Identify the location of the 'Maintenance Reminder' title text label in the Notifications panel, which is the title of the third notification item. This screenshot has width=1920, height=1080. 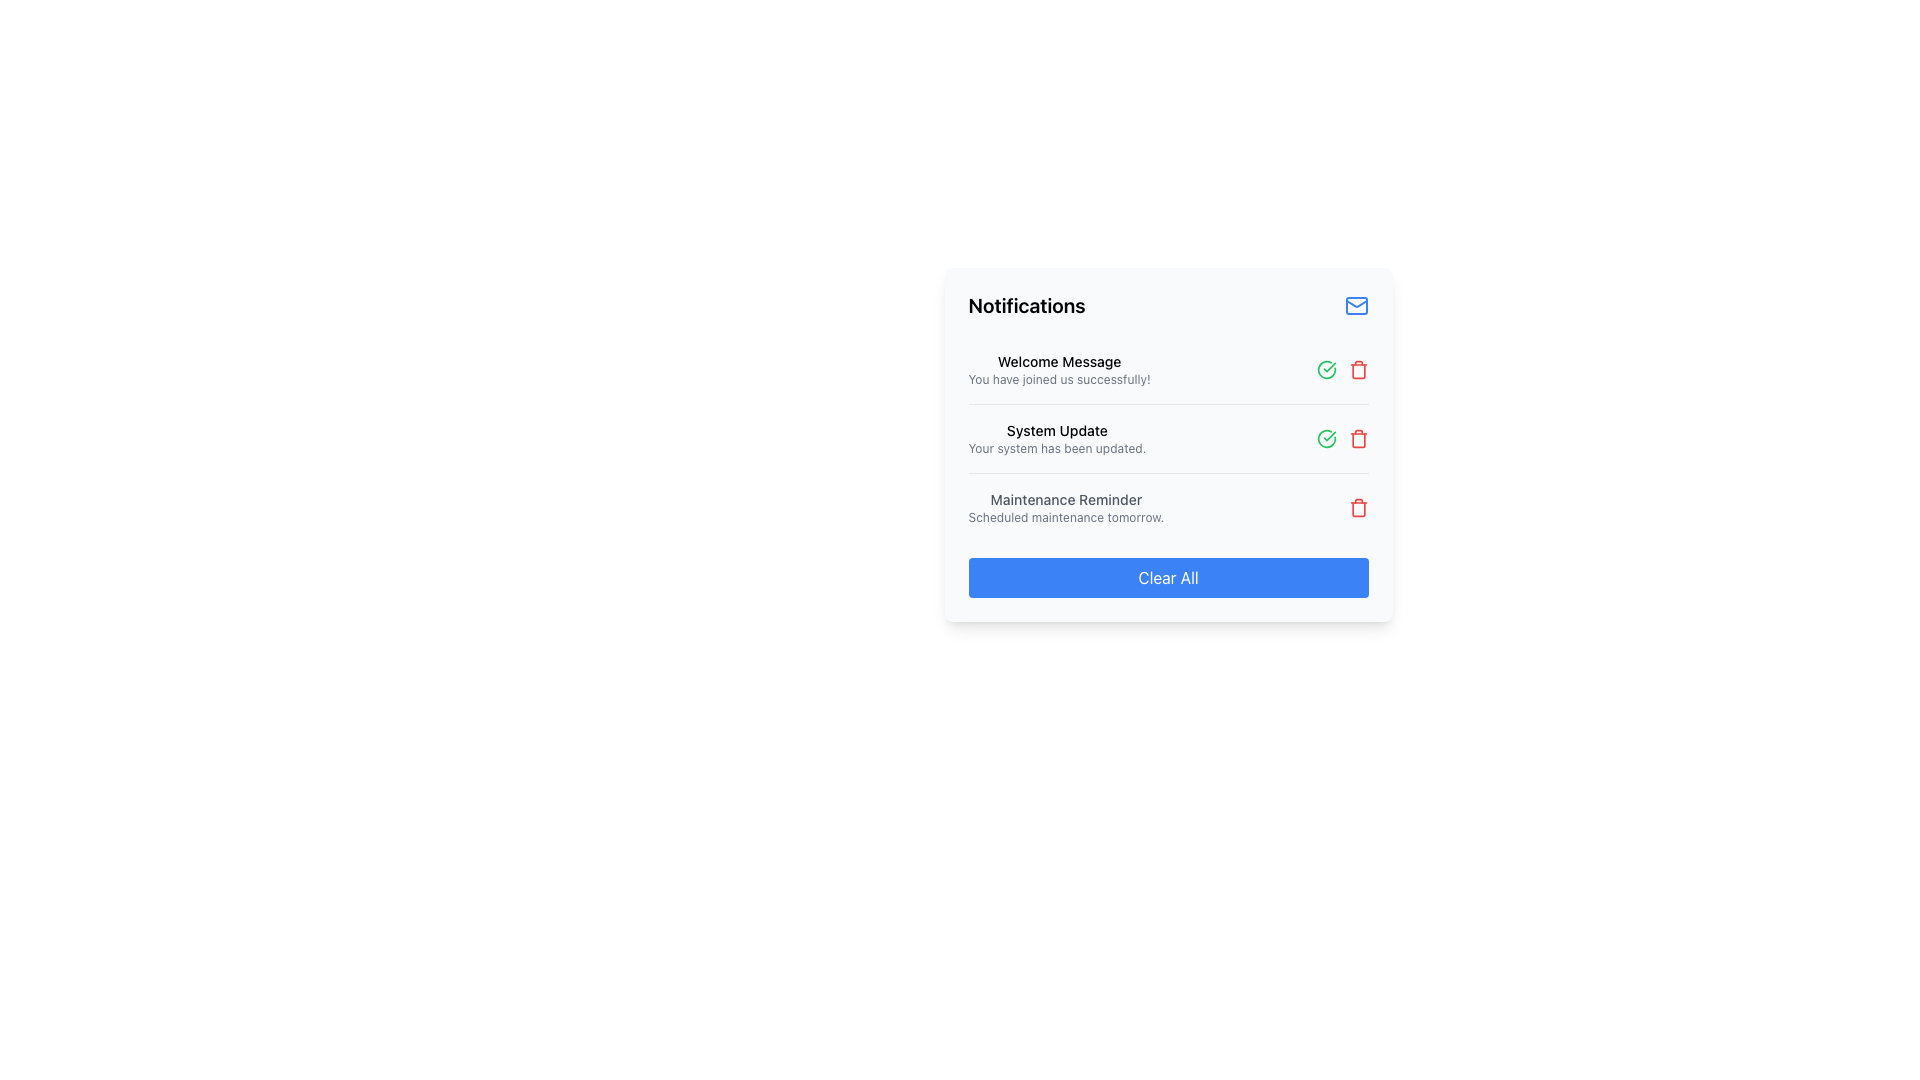
(1065, 499).